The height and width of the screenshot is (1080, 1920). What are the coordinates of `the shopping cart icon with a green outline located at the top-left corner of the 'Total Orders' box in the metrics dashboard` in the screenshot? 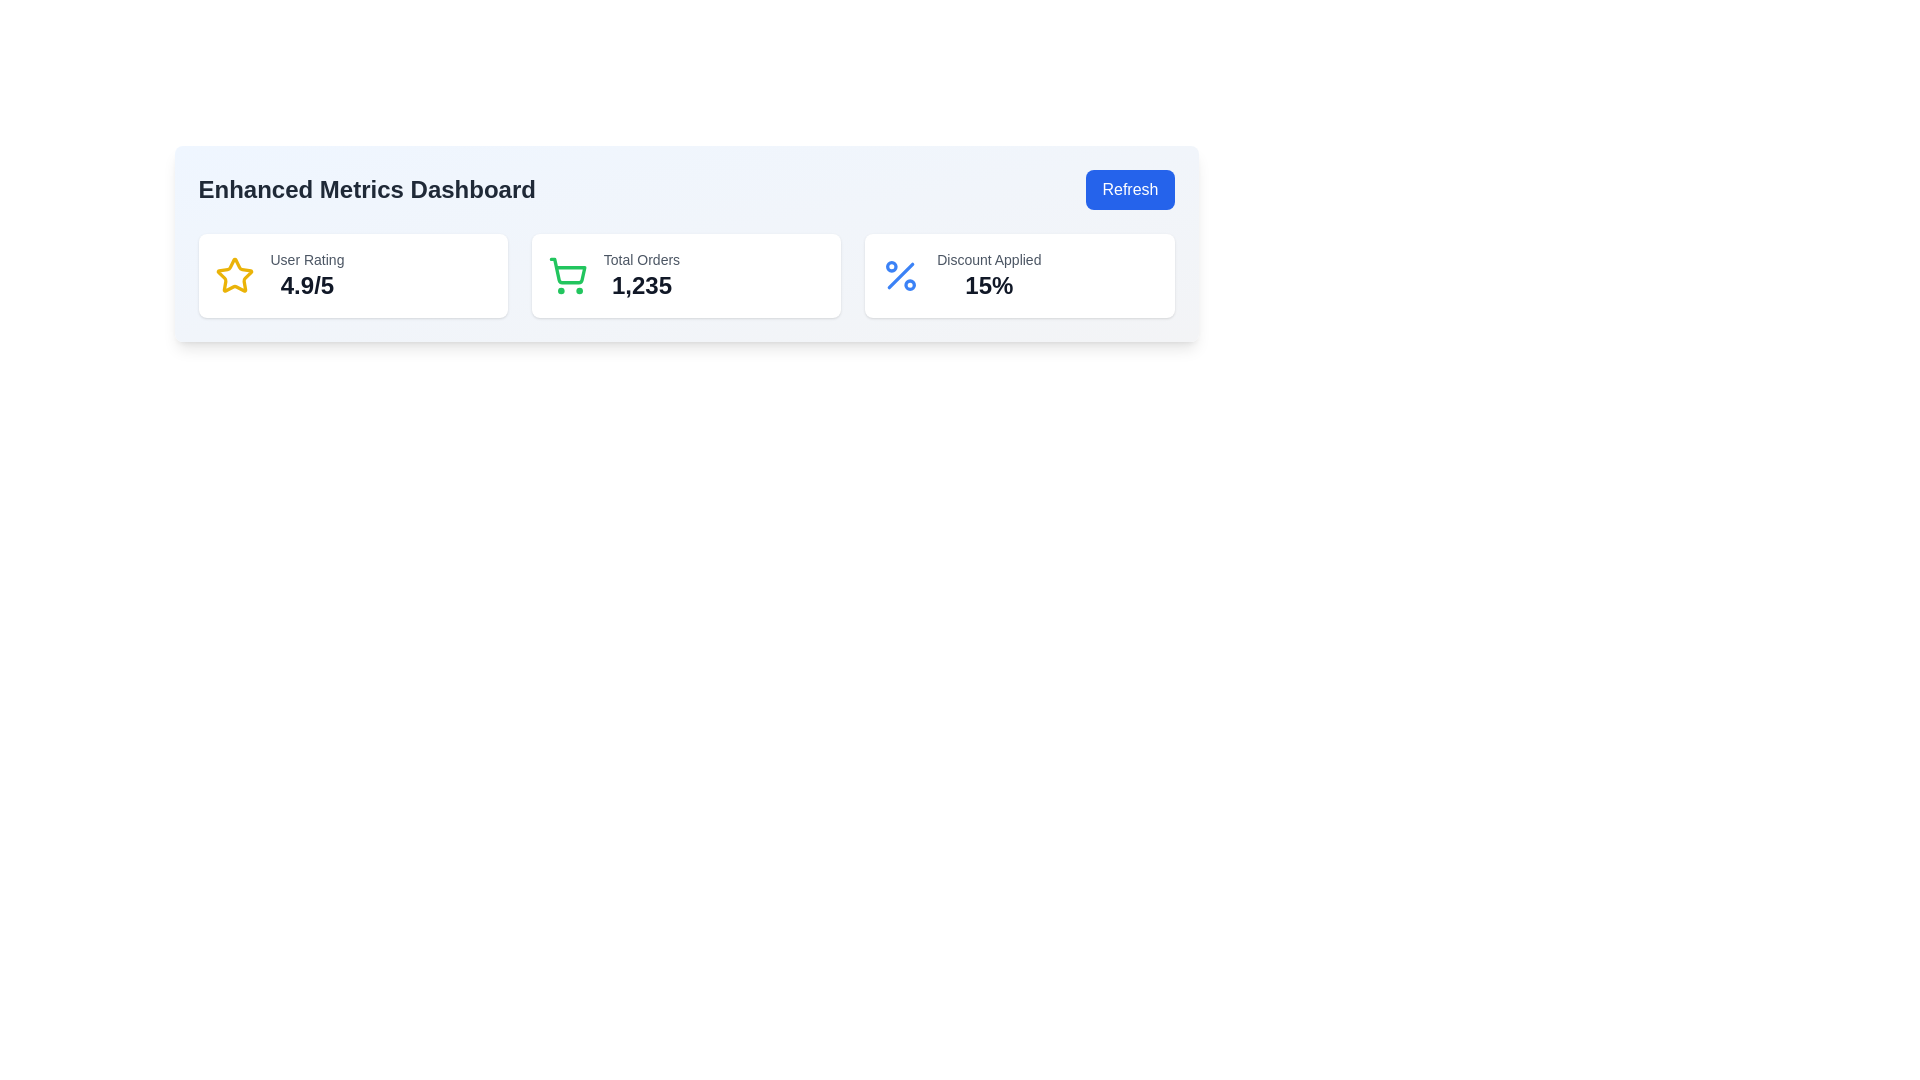 It's located at (566, 276).